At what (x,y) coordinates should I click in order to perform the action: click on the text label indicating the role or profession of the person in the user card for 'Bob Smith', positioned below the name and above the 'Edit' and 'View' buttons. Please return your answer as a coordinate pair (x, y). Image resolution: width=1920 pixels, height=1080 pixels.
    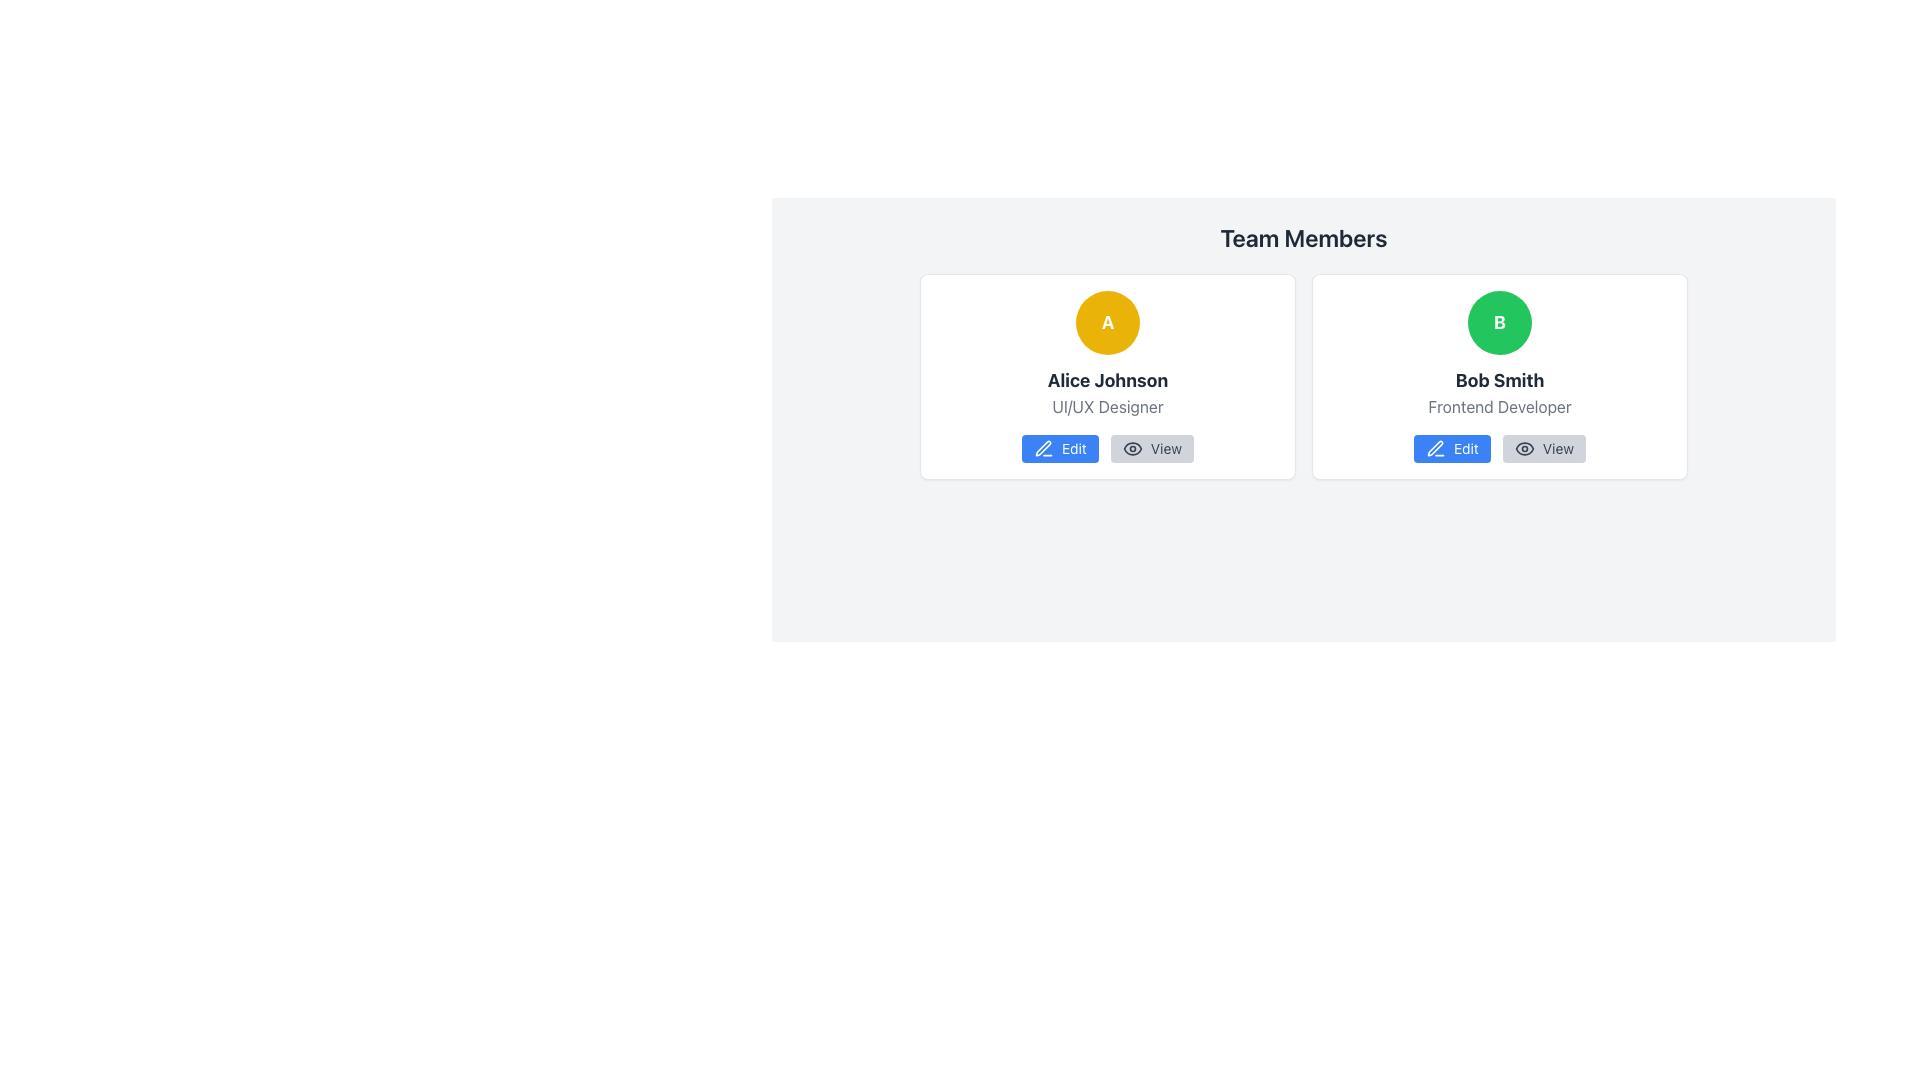
    Looking at the image, I should click on (1499, 406).